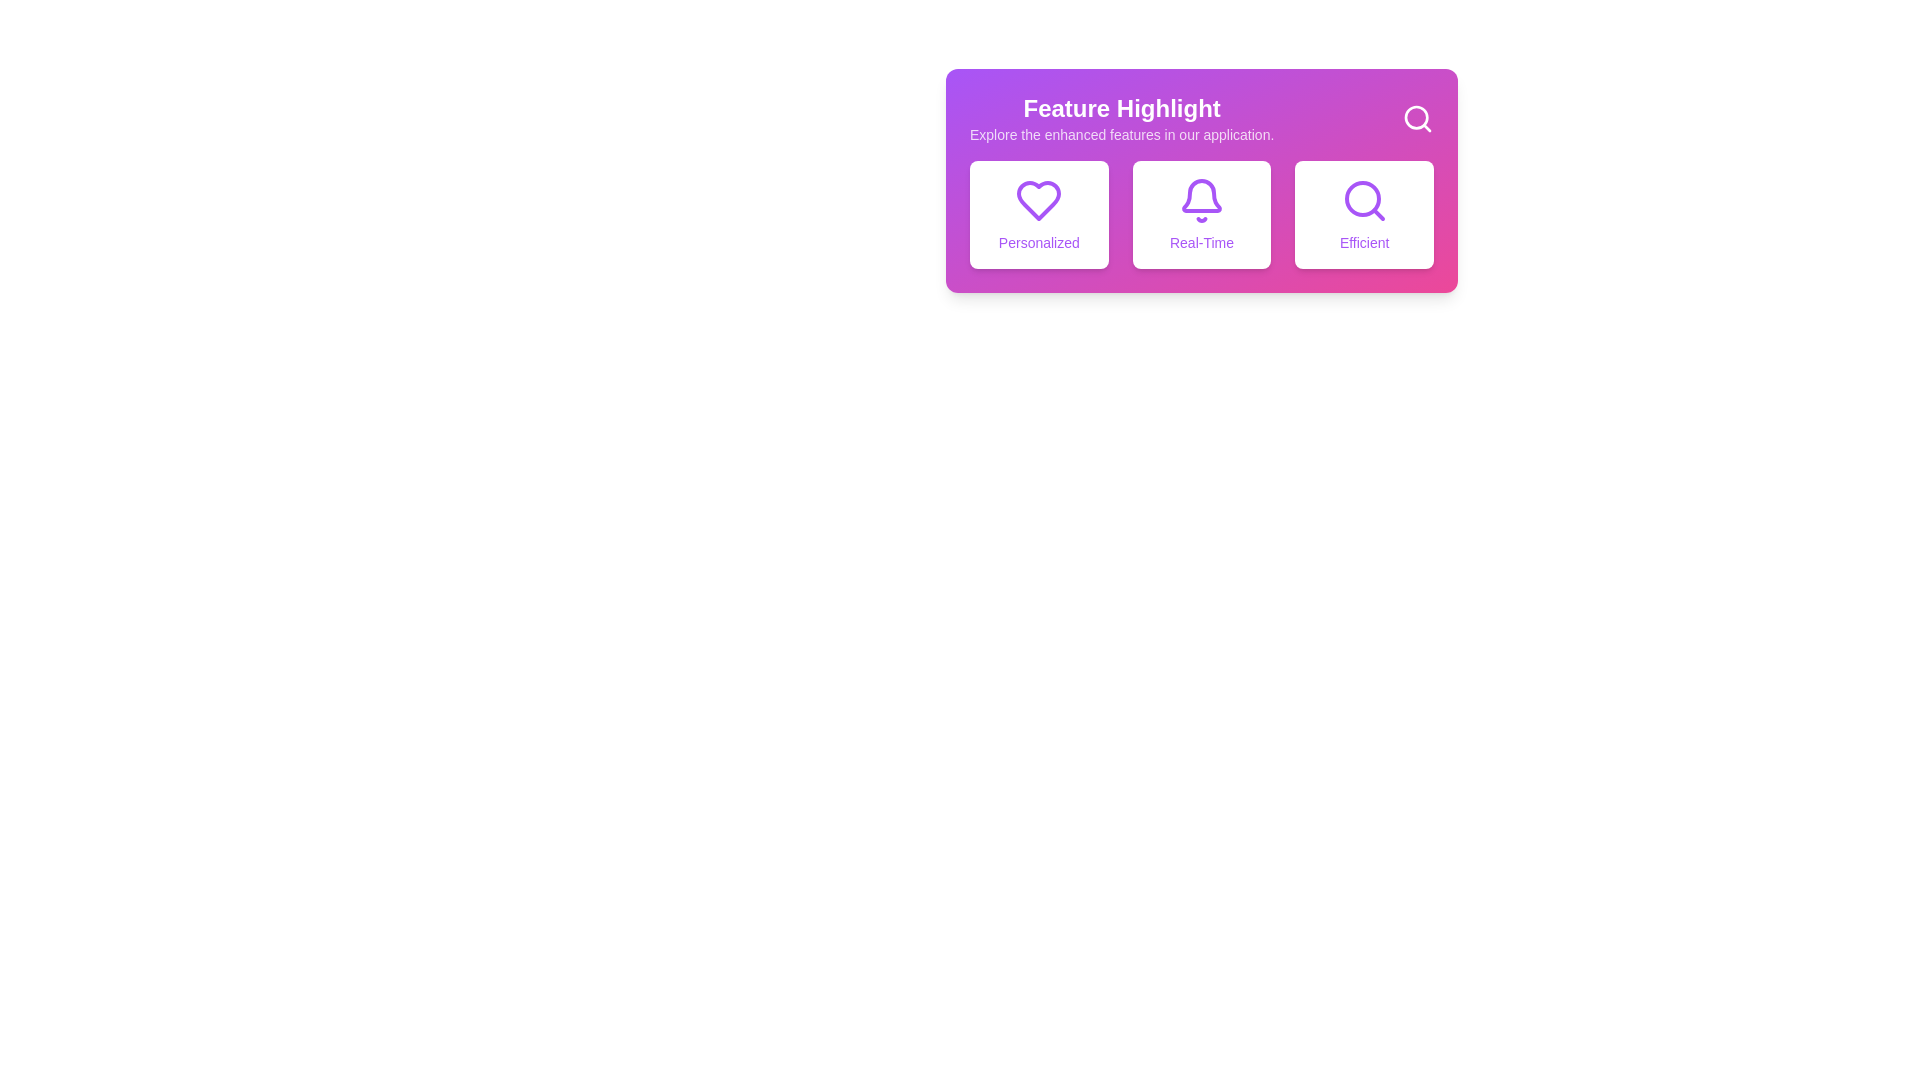  Describe the element at coordinates (1200, 215) in the screenshot. I see `the contents of the card featuring a bell icon and 'Real-Time' text, which is positioned in the middle column of the grid layout` at that location.